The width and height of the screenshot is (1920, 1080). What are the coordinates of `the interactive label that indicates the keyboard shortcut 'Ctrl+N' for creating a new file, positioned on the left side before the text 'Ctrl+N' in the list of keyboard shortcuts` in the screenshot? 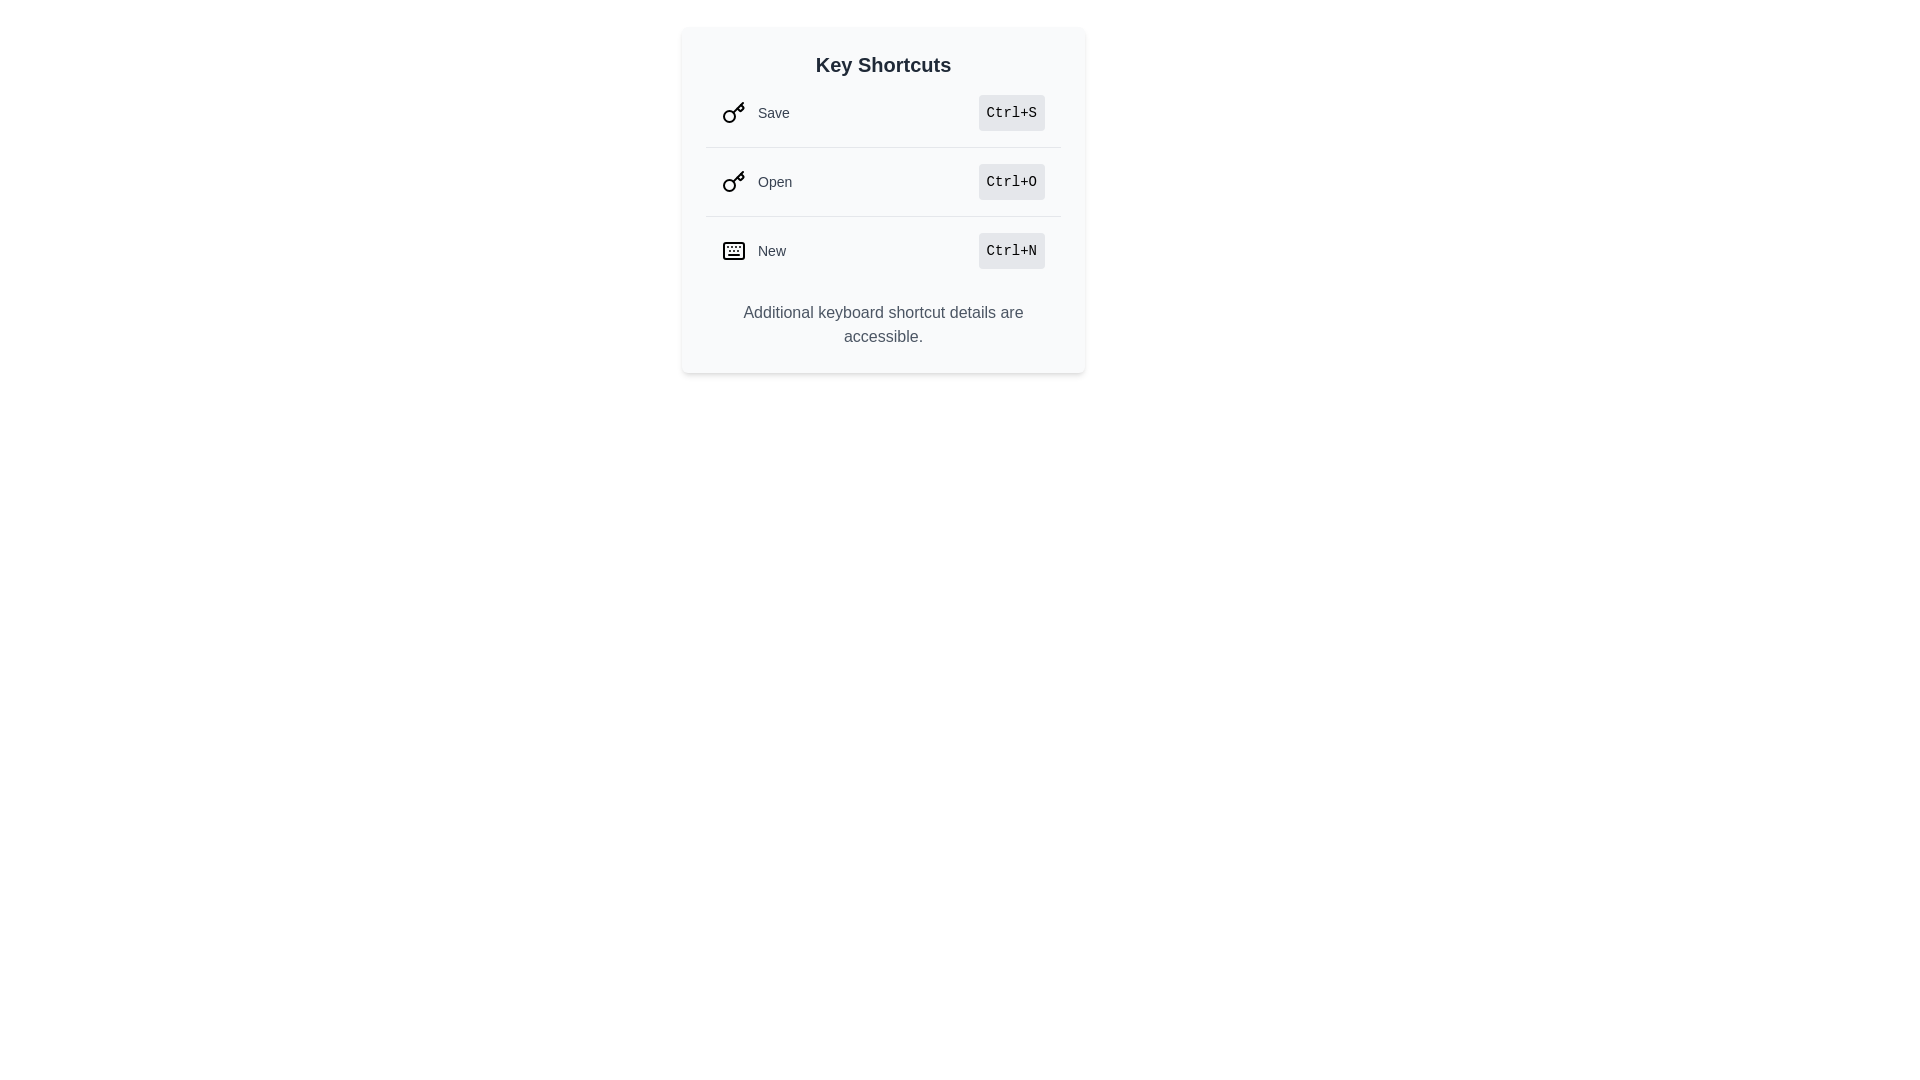 It's located at (752, 249).